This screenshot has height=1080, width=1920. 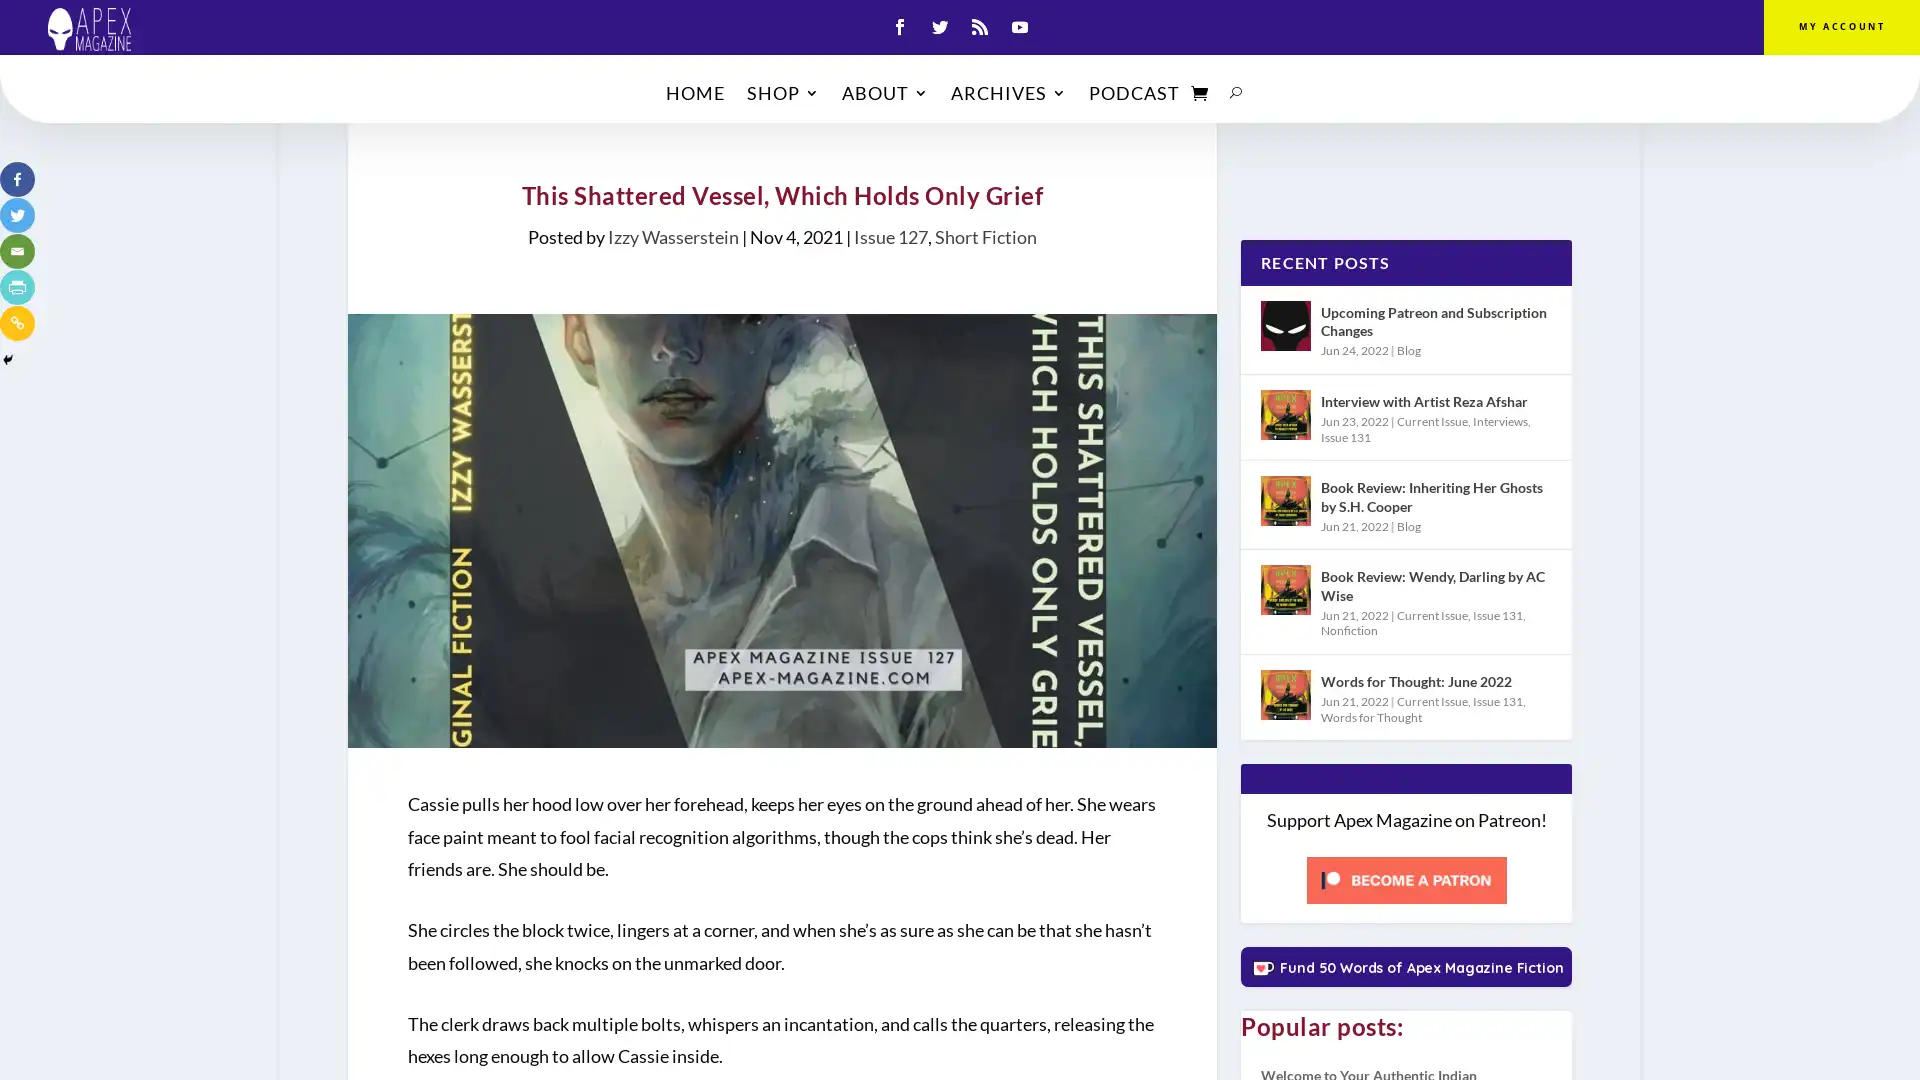 What do you see at coordinates (1235, 97) in the screenshot?
I see `U` at bounding box center [1235, 97].